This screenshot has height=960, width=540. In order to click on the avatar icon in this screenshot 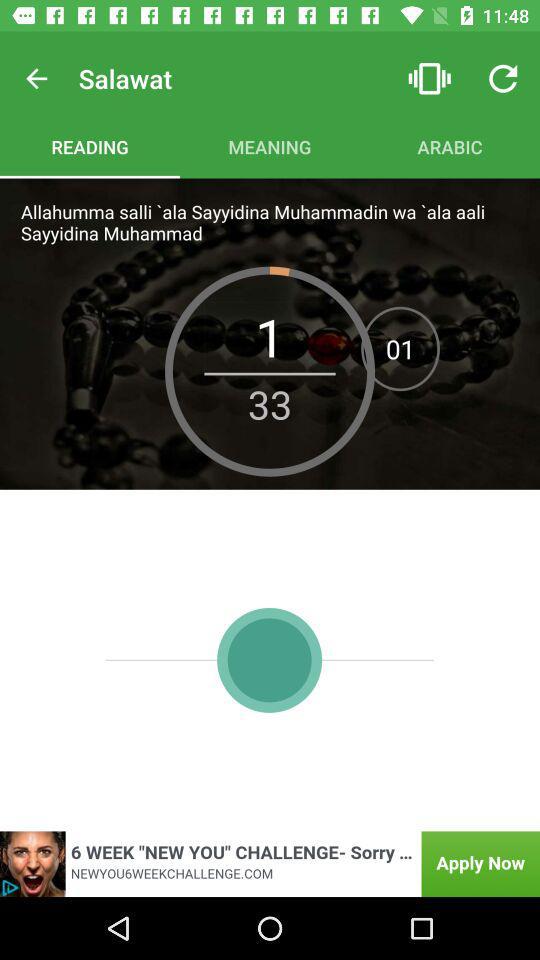, I will do `click(269, 659)`.